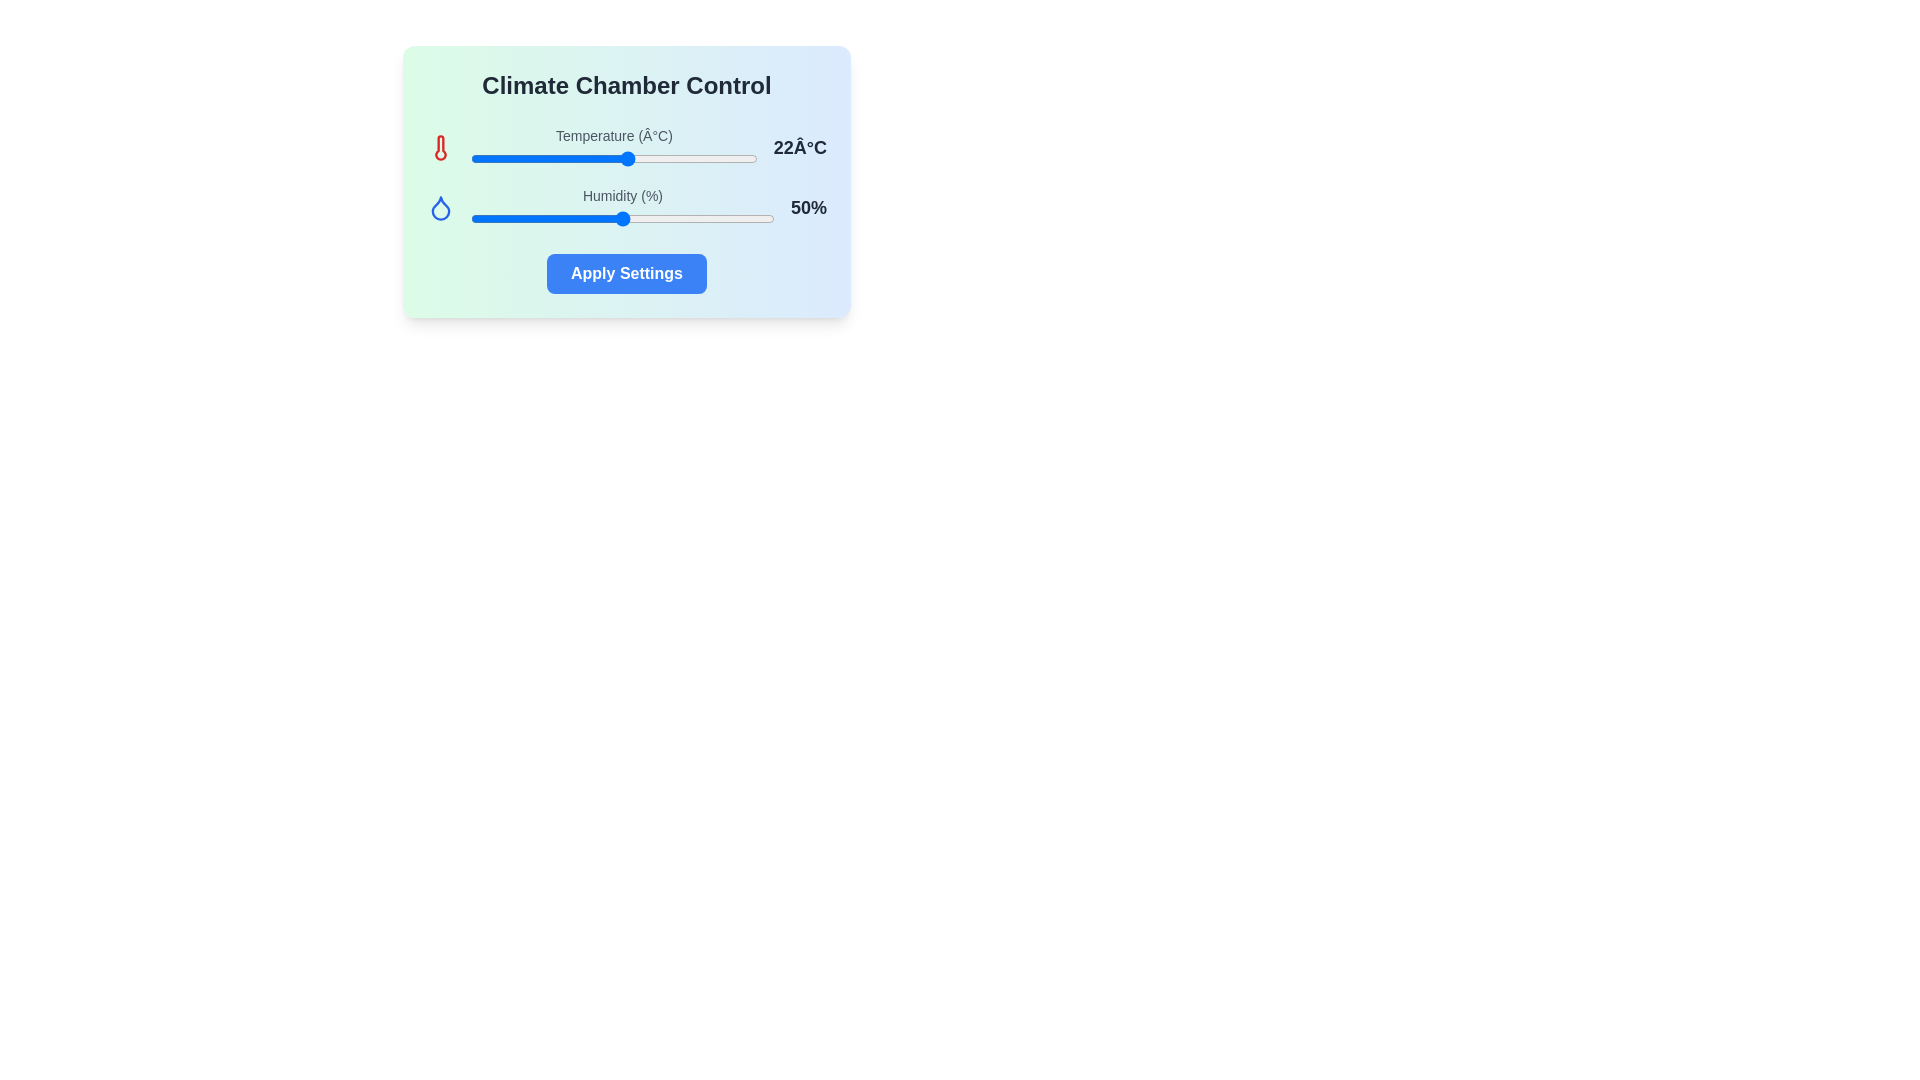  Describe the element at coordinates (549, 157) in the screenshot. I see `the temperature slider to 11 degrees Celsius` at that location.